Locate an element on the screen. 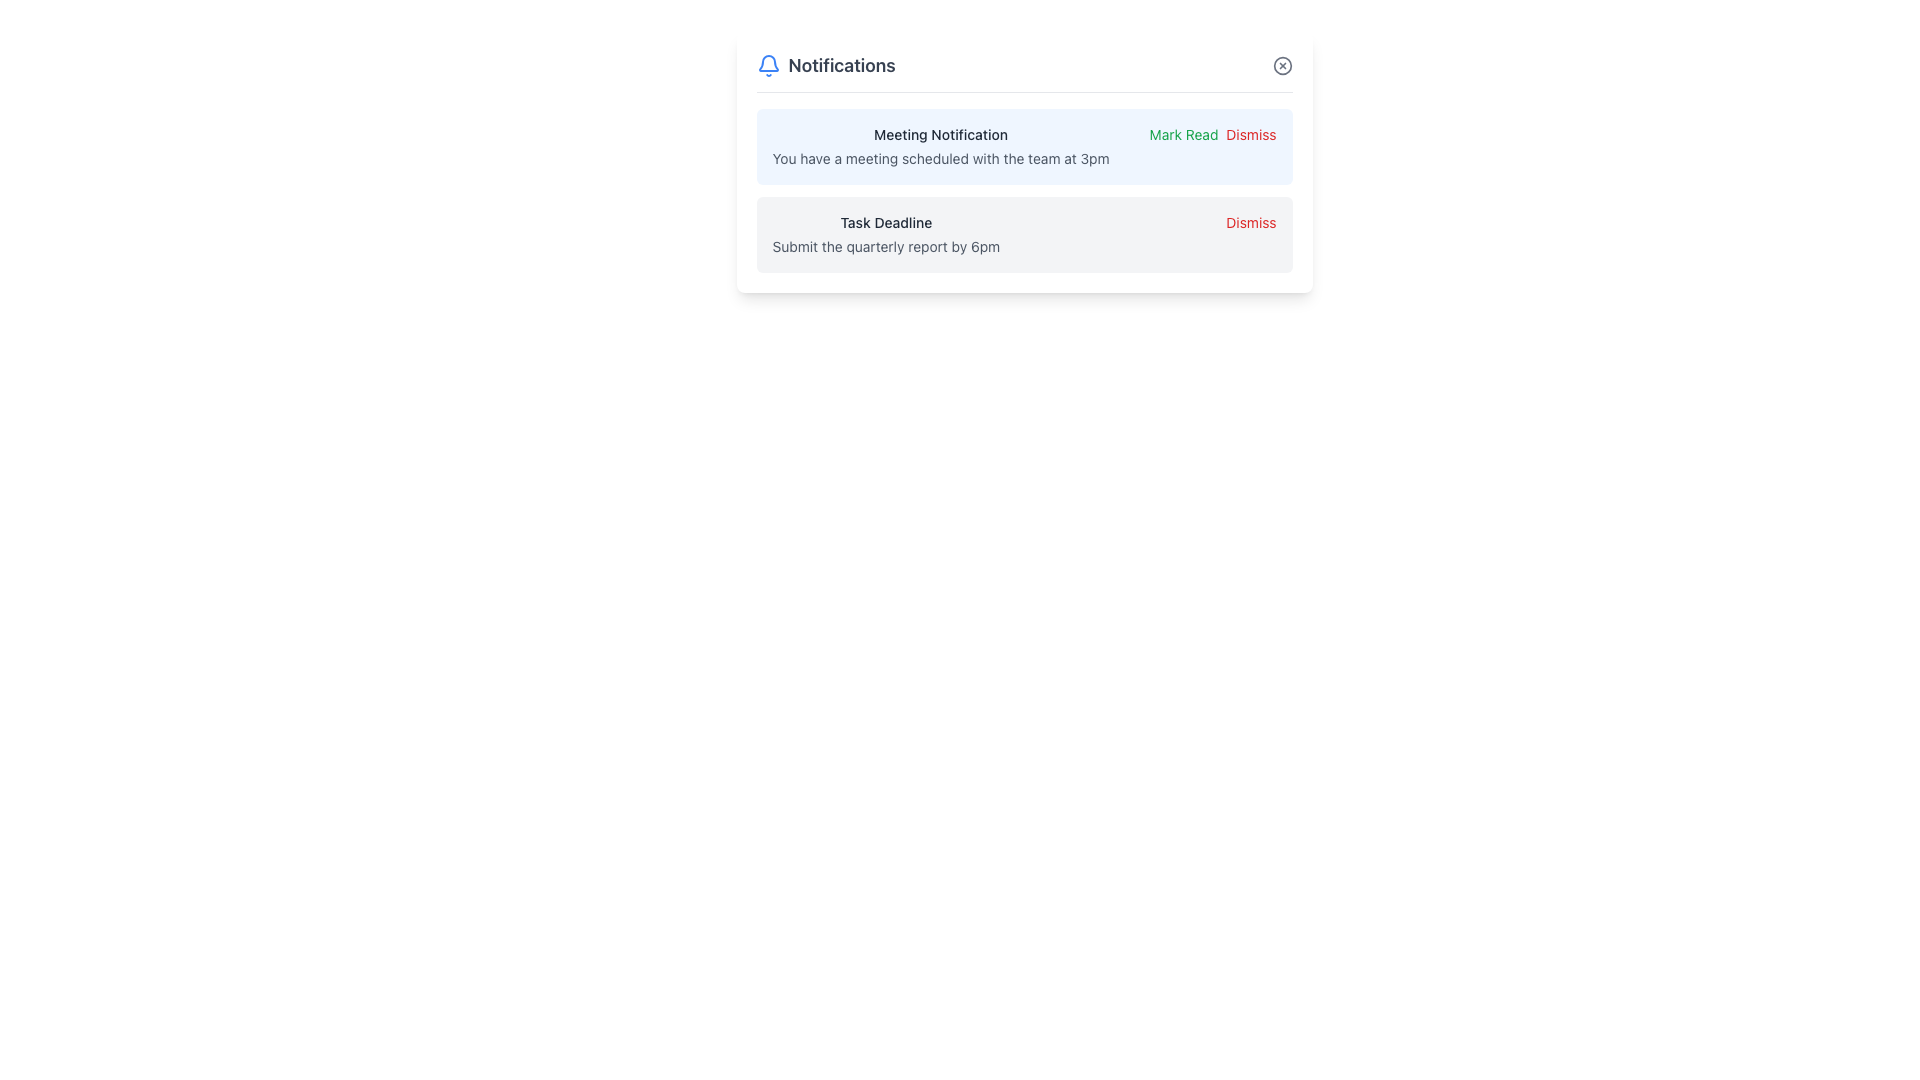 The width and height of the screenshot is (1920, 1080). the top notification card displaying the meeting notification at 3pm is located at coordinates (1024, 161).